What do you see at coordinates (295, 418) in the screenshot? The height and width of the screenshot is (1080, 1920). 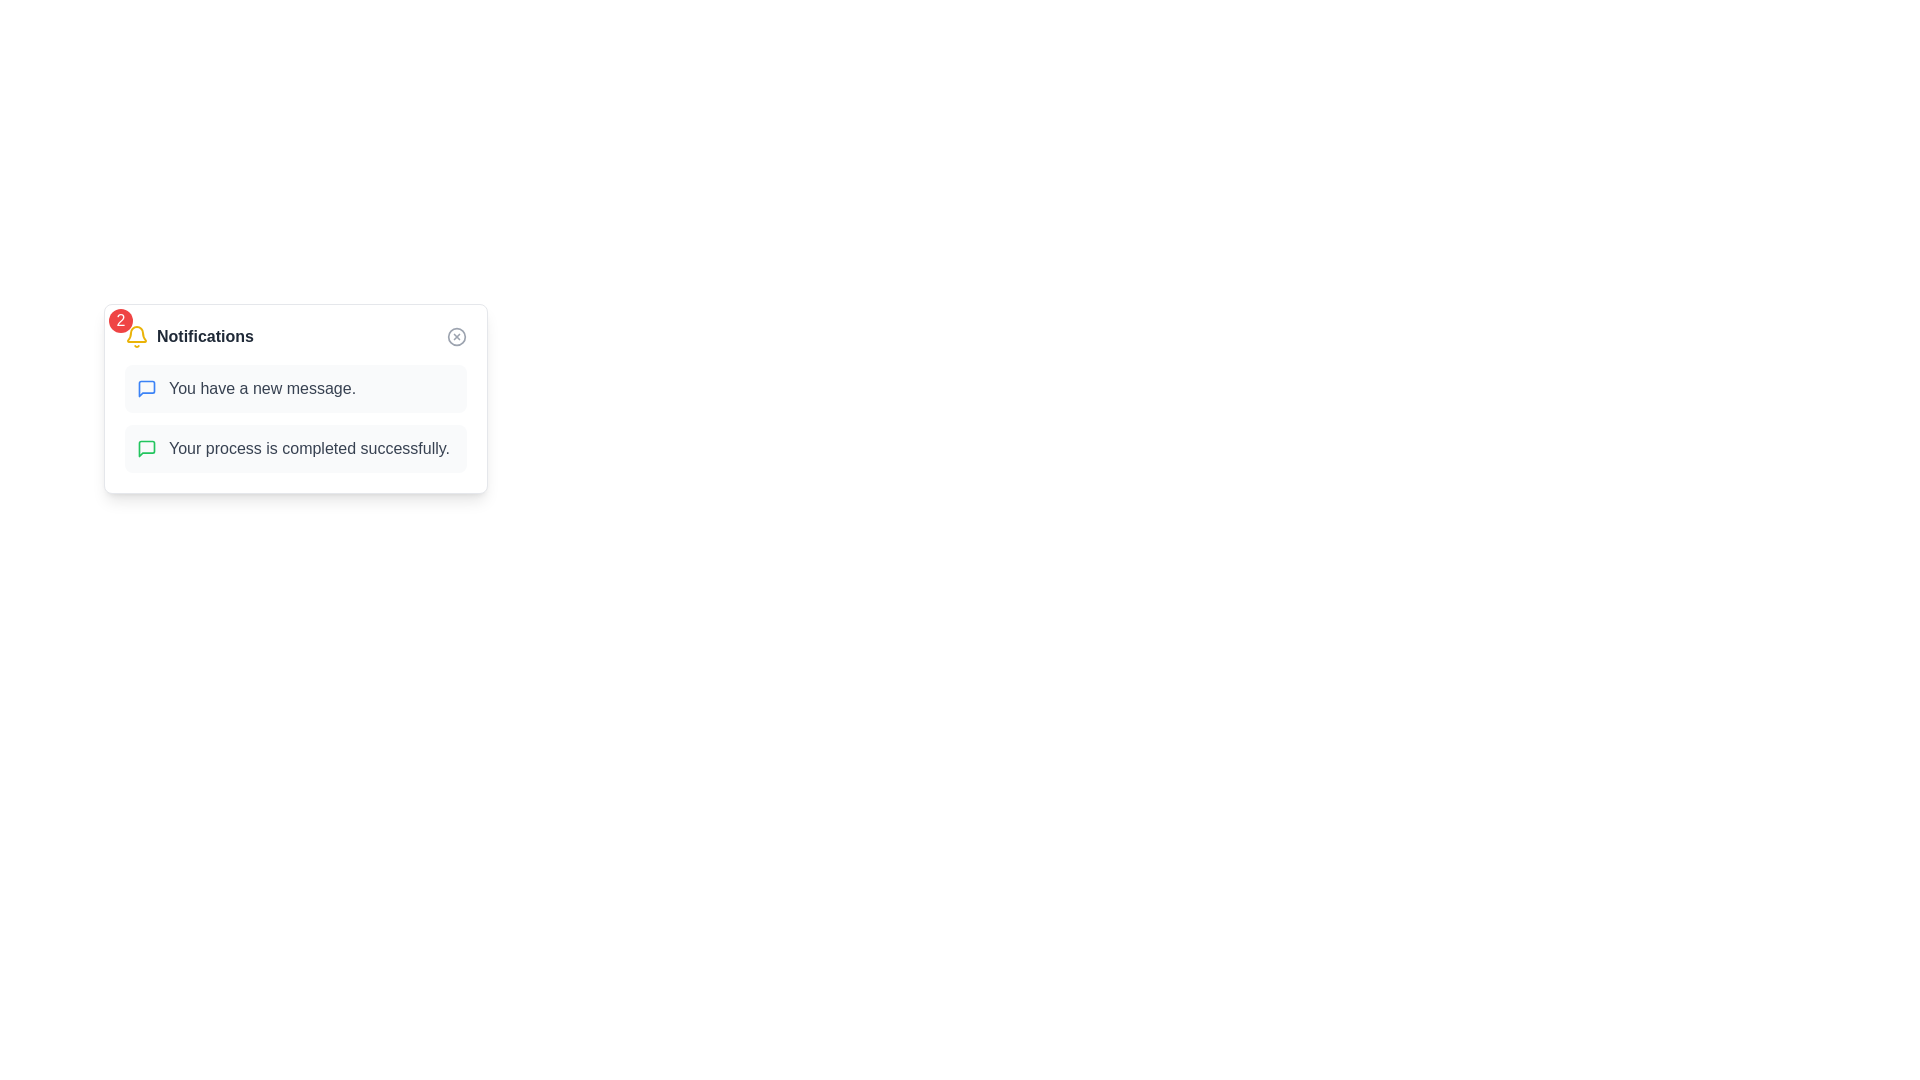 I see `the Notification List which contains two messages: 'You have a new message' and 'Your process is completed successfully.'` at bounding box center [295, 418].